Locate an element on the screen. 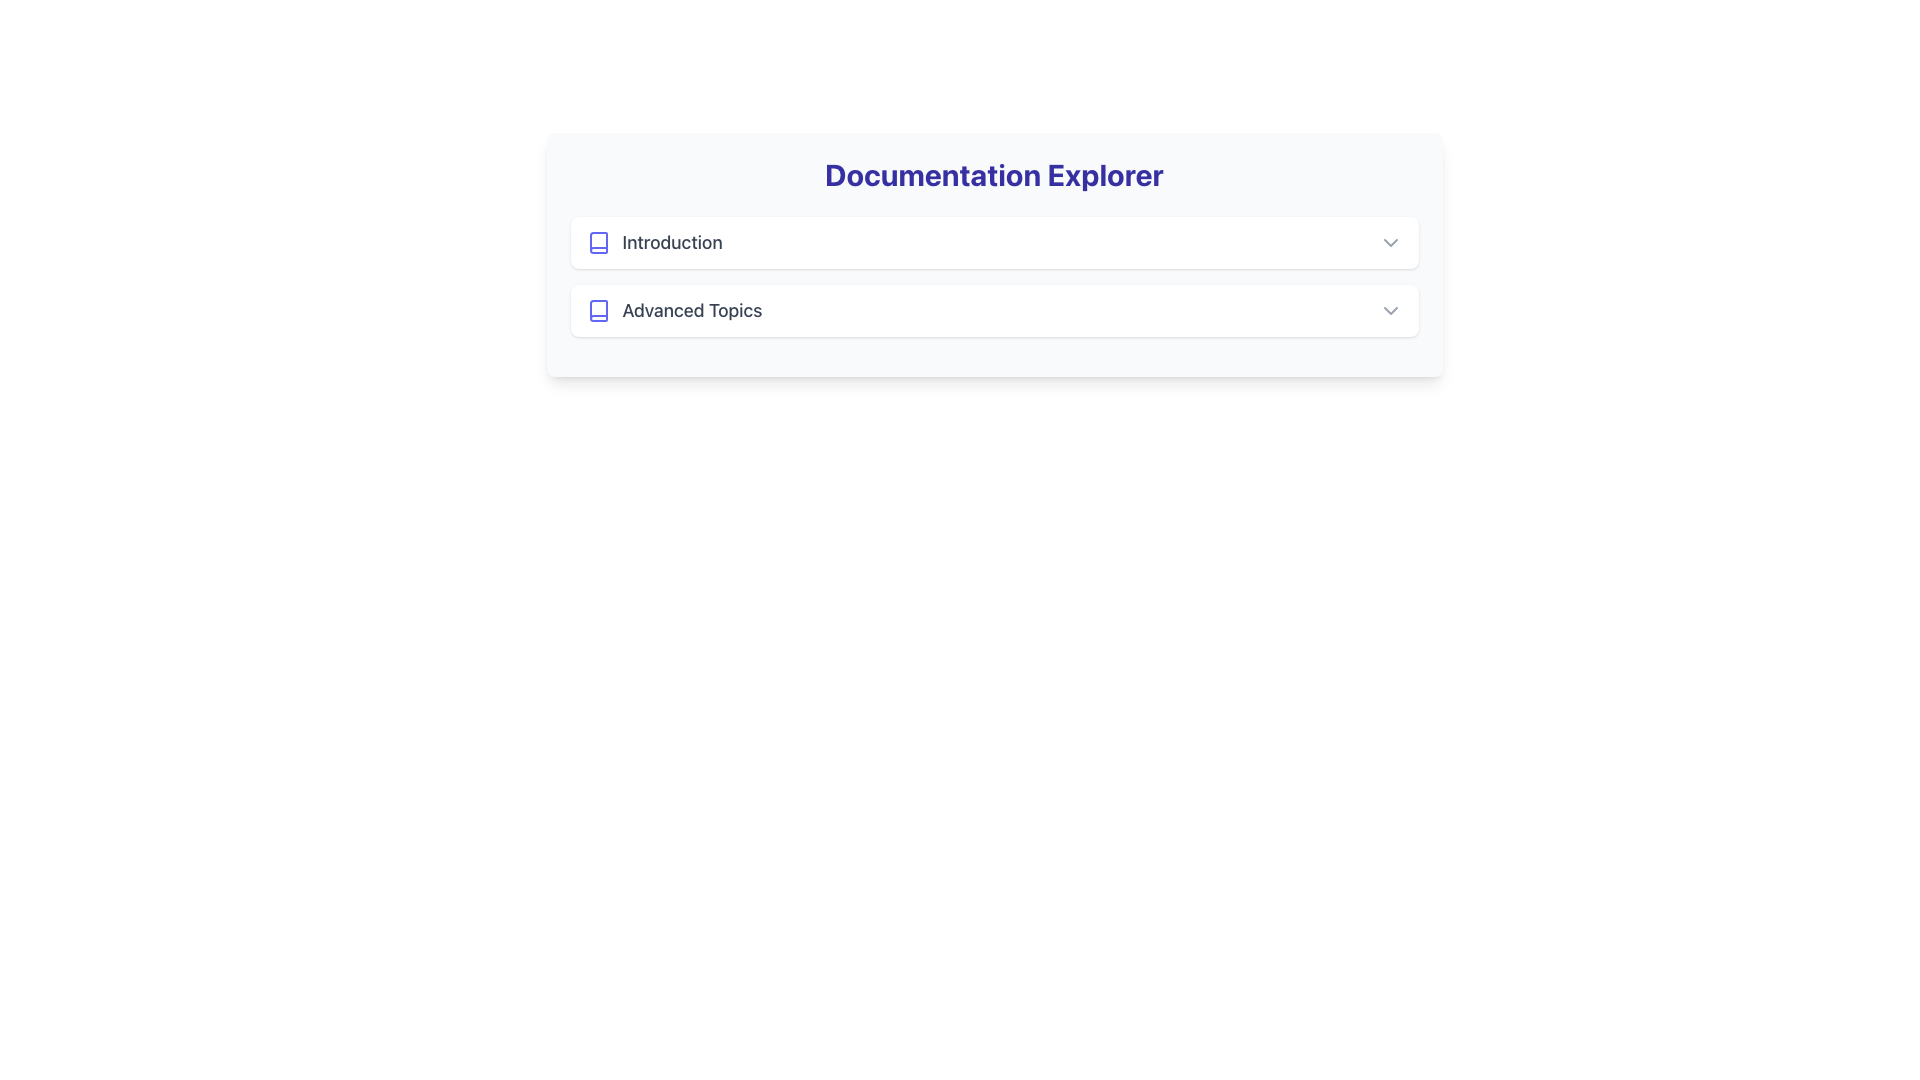 This screenshot has width=1920, height=1080. label text 'Introduction', which is a gray-colored textual label styled with medium weight and is positioned adjacent to a book icon in indigo is located at coordinates (654, 242).